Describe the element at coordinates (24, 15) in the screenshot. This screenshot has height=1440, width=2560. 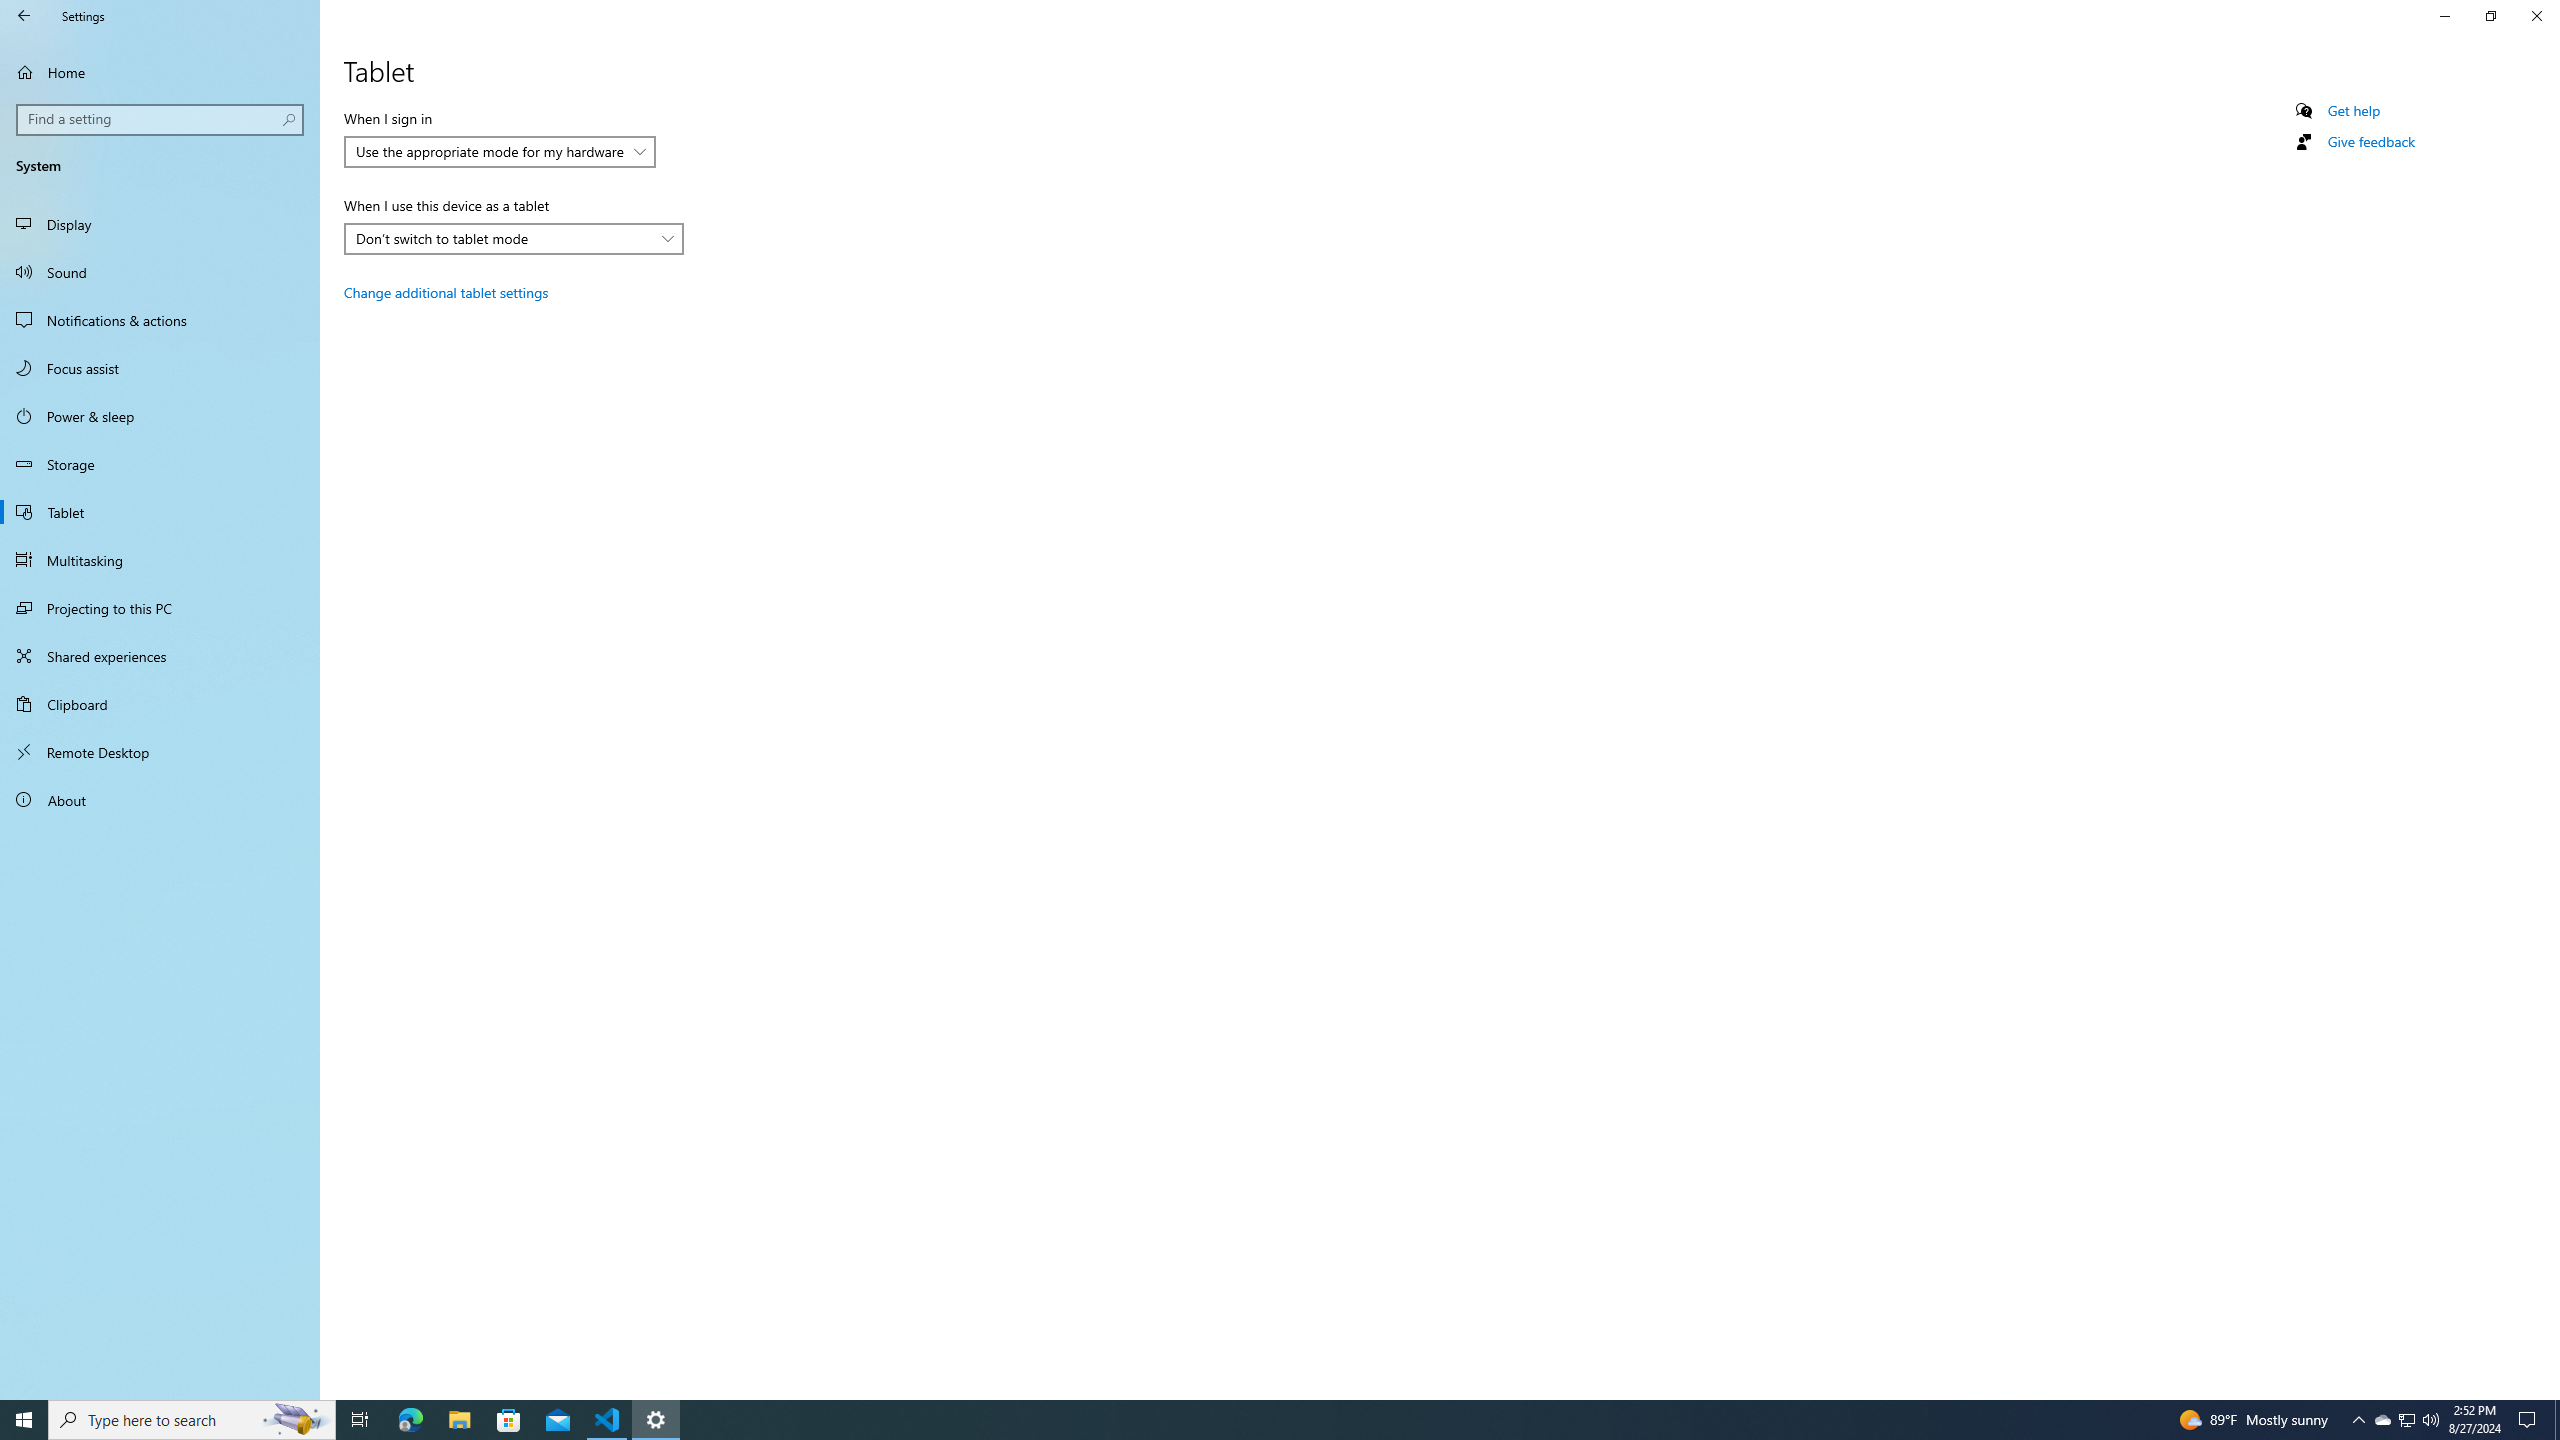
I see `'Back'` at that location.